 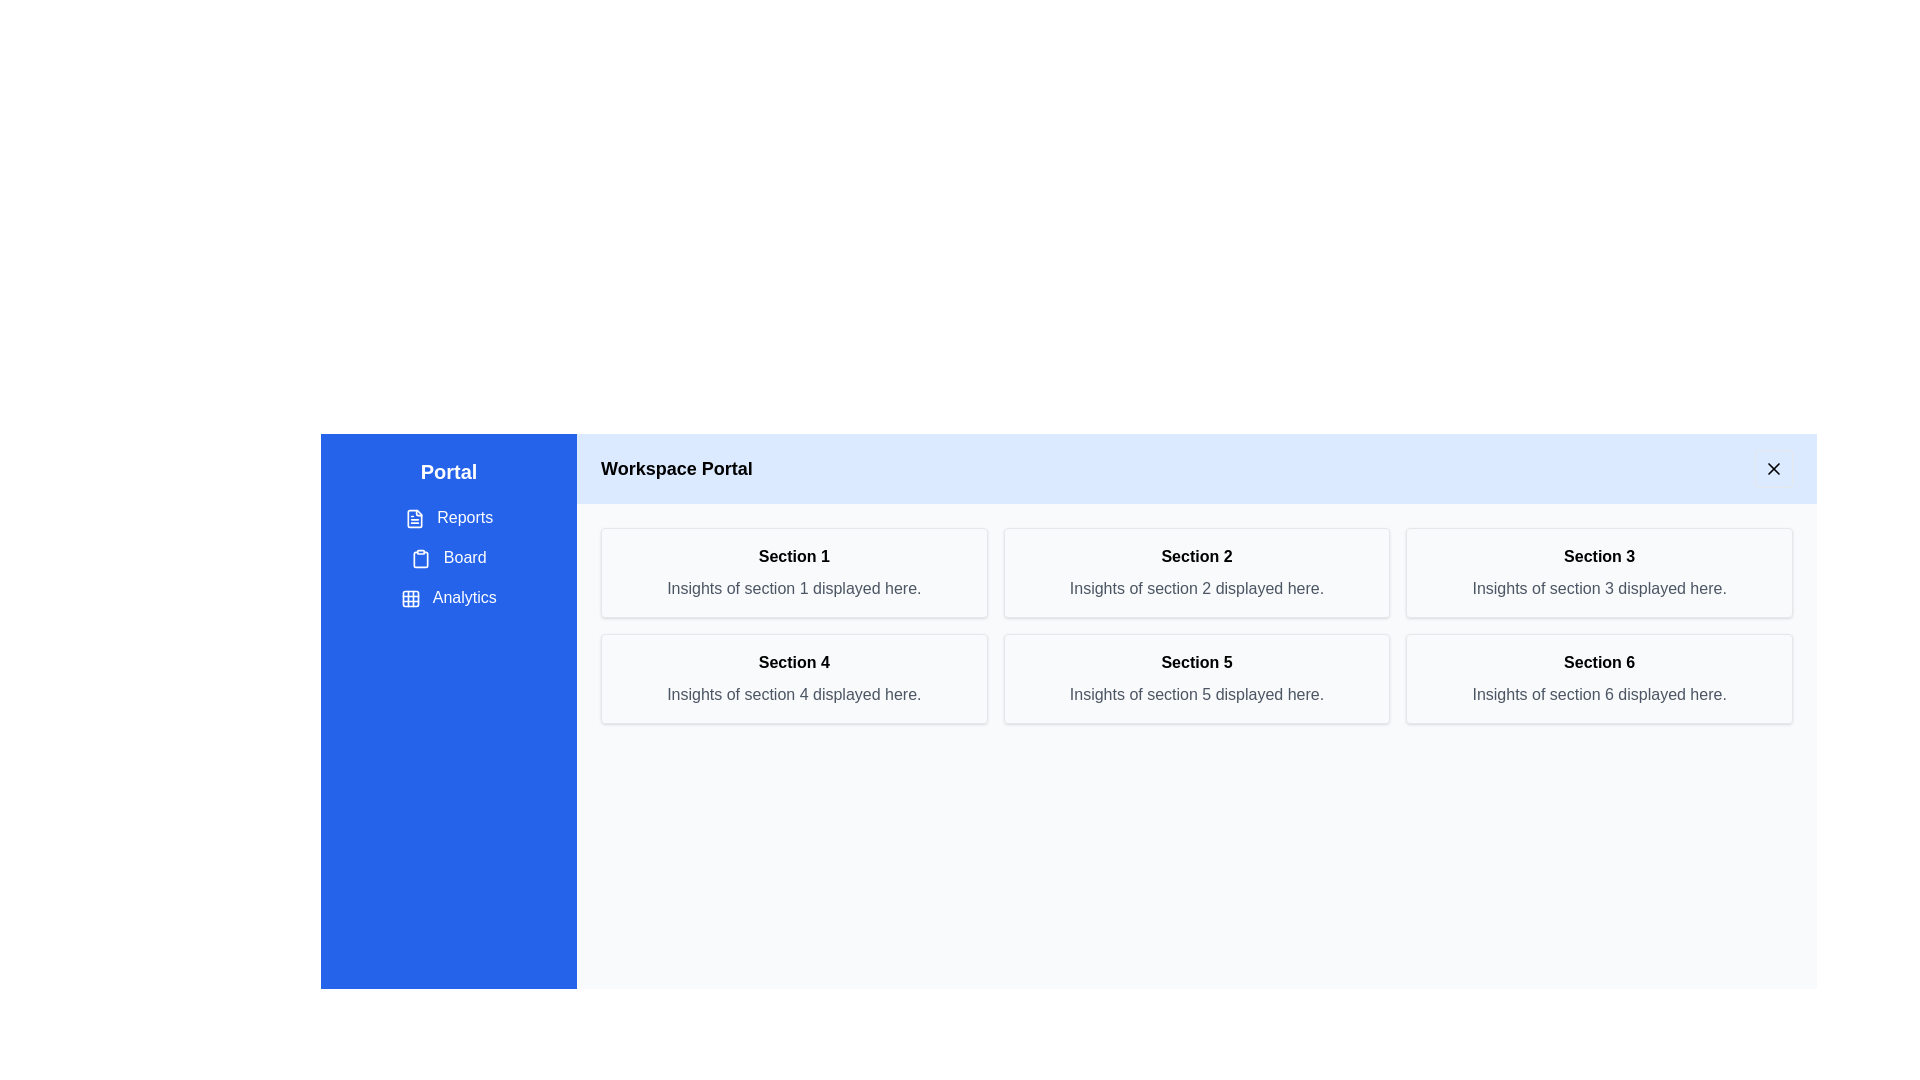 What do you see at coordinates (1598, 693) in the screenshot?
I see `the text label displaying 'Insights of section 6 displayed here.' which is located under the heading 'Section 6' in the card interface` at bounding box center [1598, 693].